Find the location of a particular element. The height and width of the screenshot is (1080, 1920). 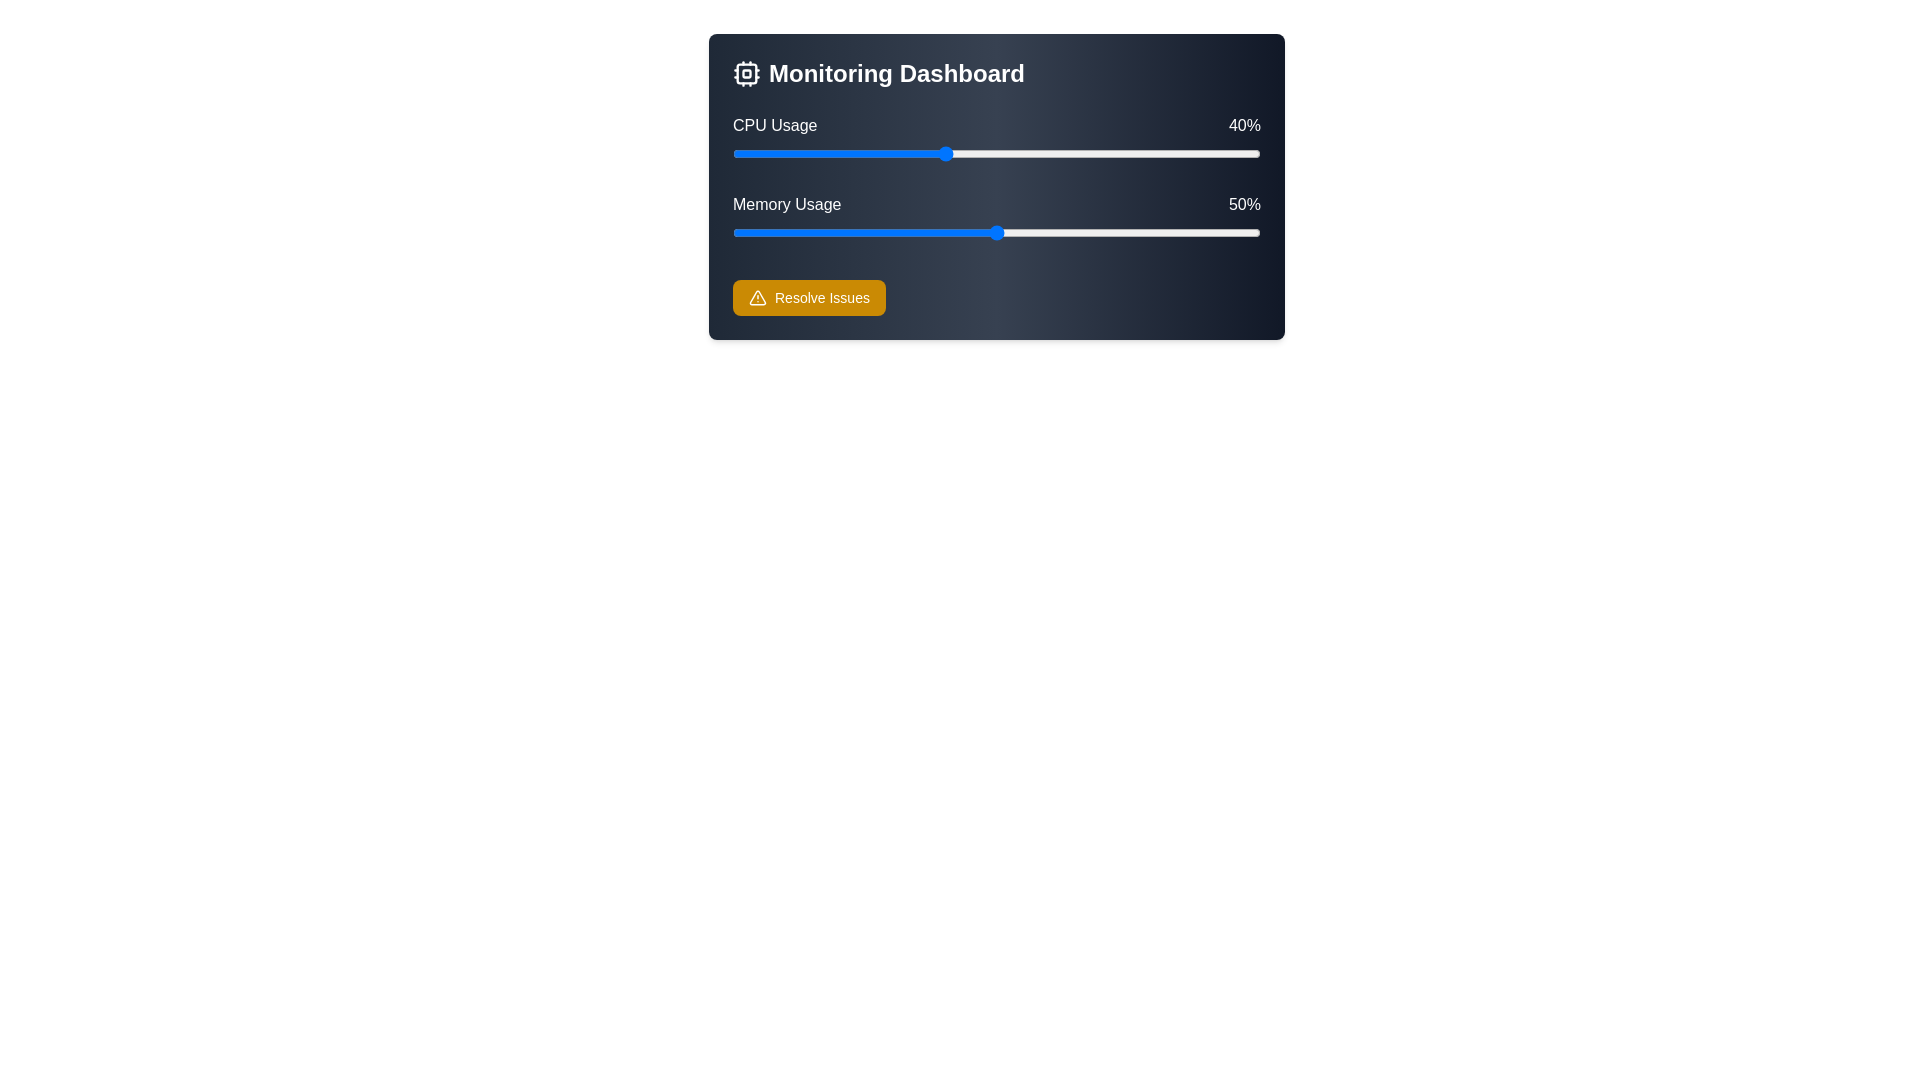

CPU usage is located at coordinates (1007, 153).